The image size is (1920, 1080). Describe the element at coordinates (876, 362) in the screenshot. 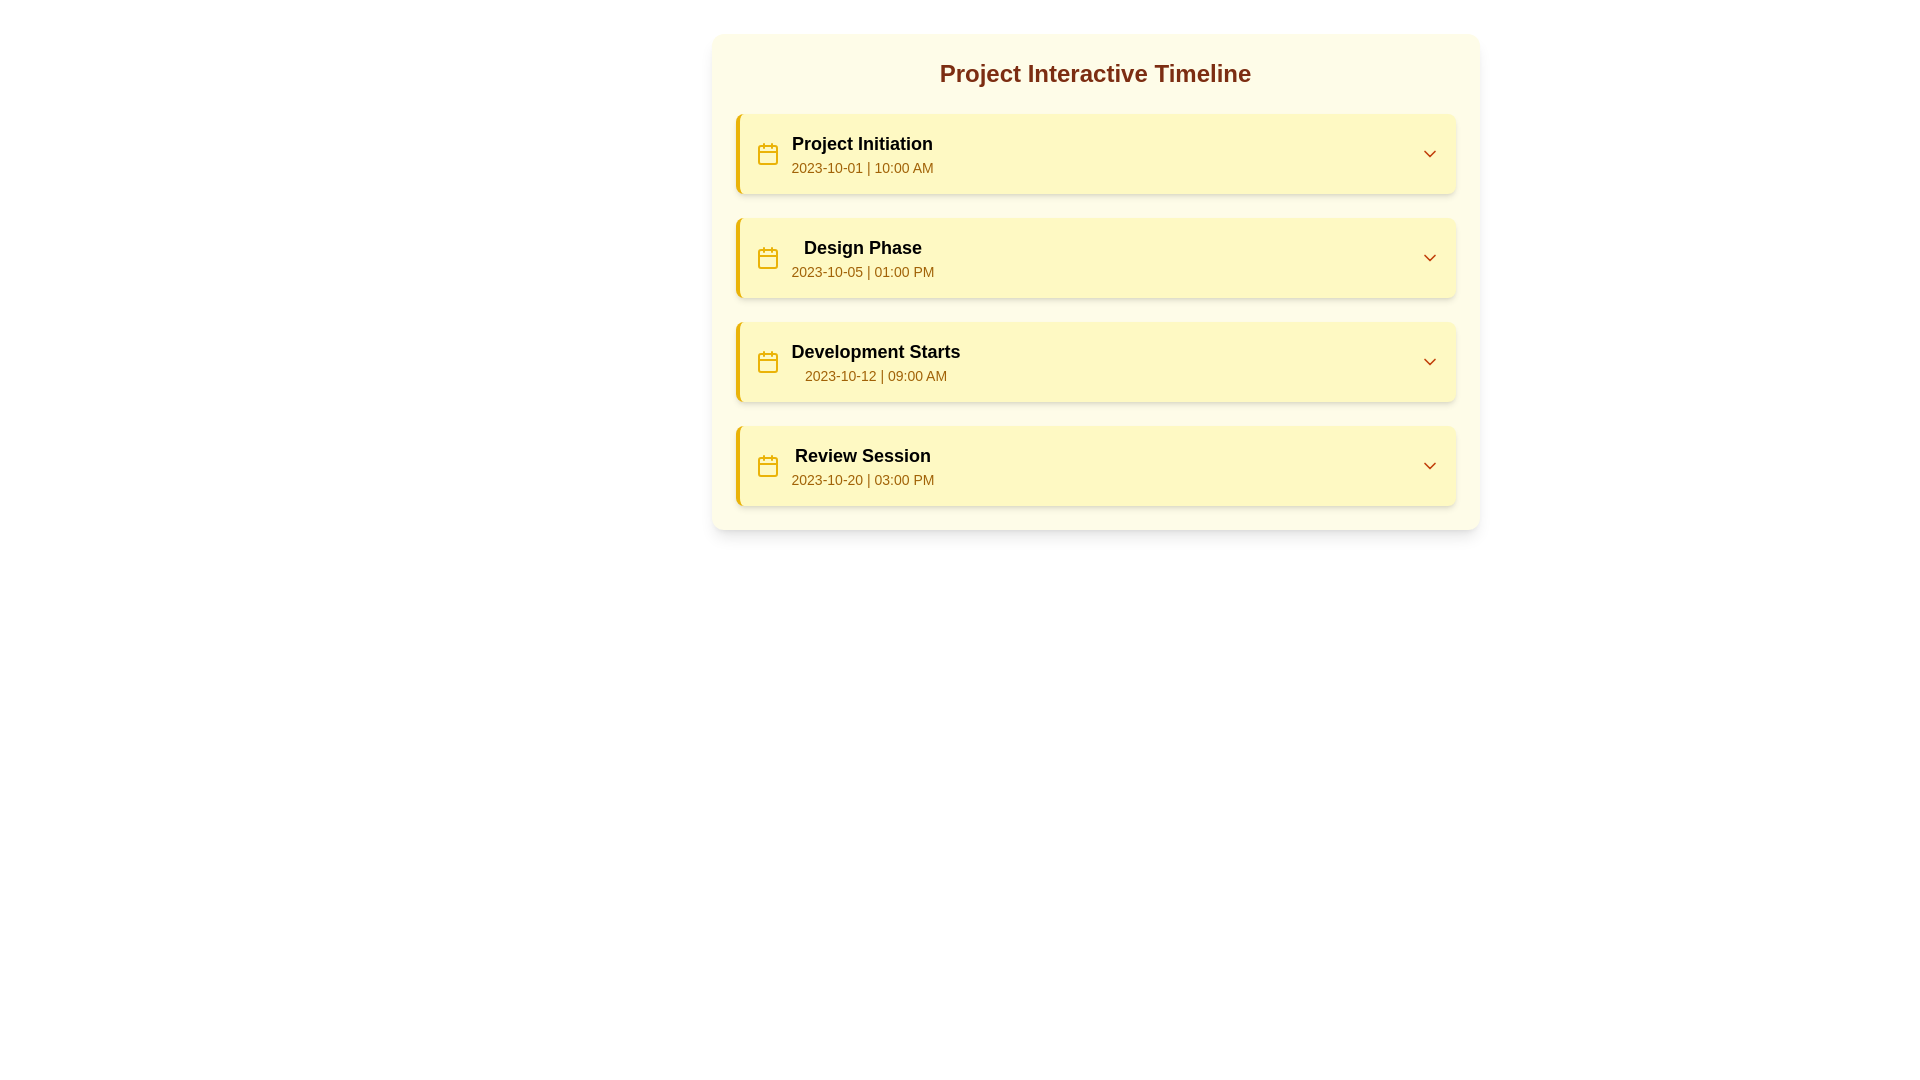

I see `the text display that shows 'Development Starts' and the date-time '2023-10-12 | 09:00 AM', positioned in a yellow-highlighted section between 'Design Phase' and 'Review Session'` at that location.